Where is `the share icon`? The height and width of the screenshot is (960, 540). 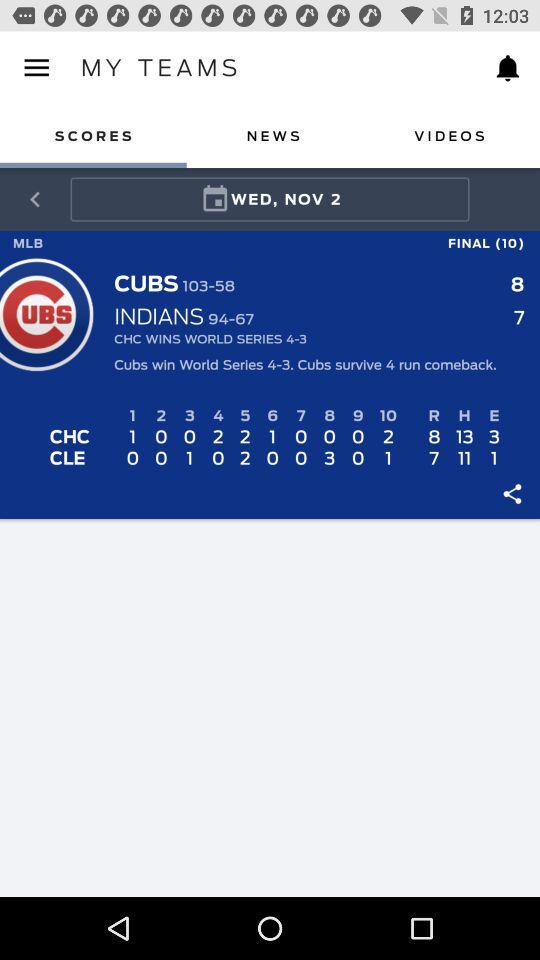 the share icon is located at coordinates (35, 199).